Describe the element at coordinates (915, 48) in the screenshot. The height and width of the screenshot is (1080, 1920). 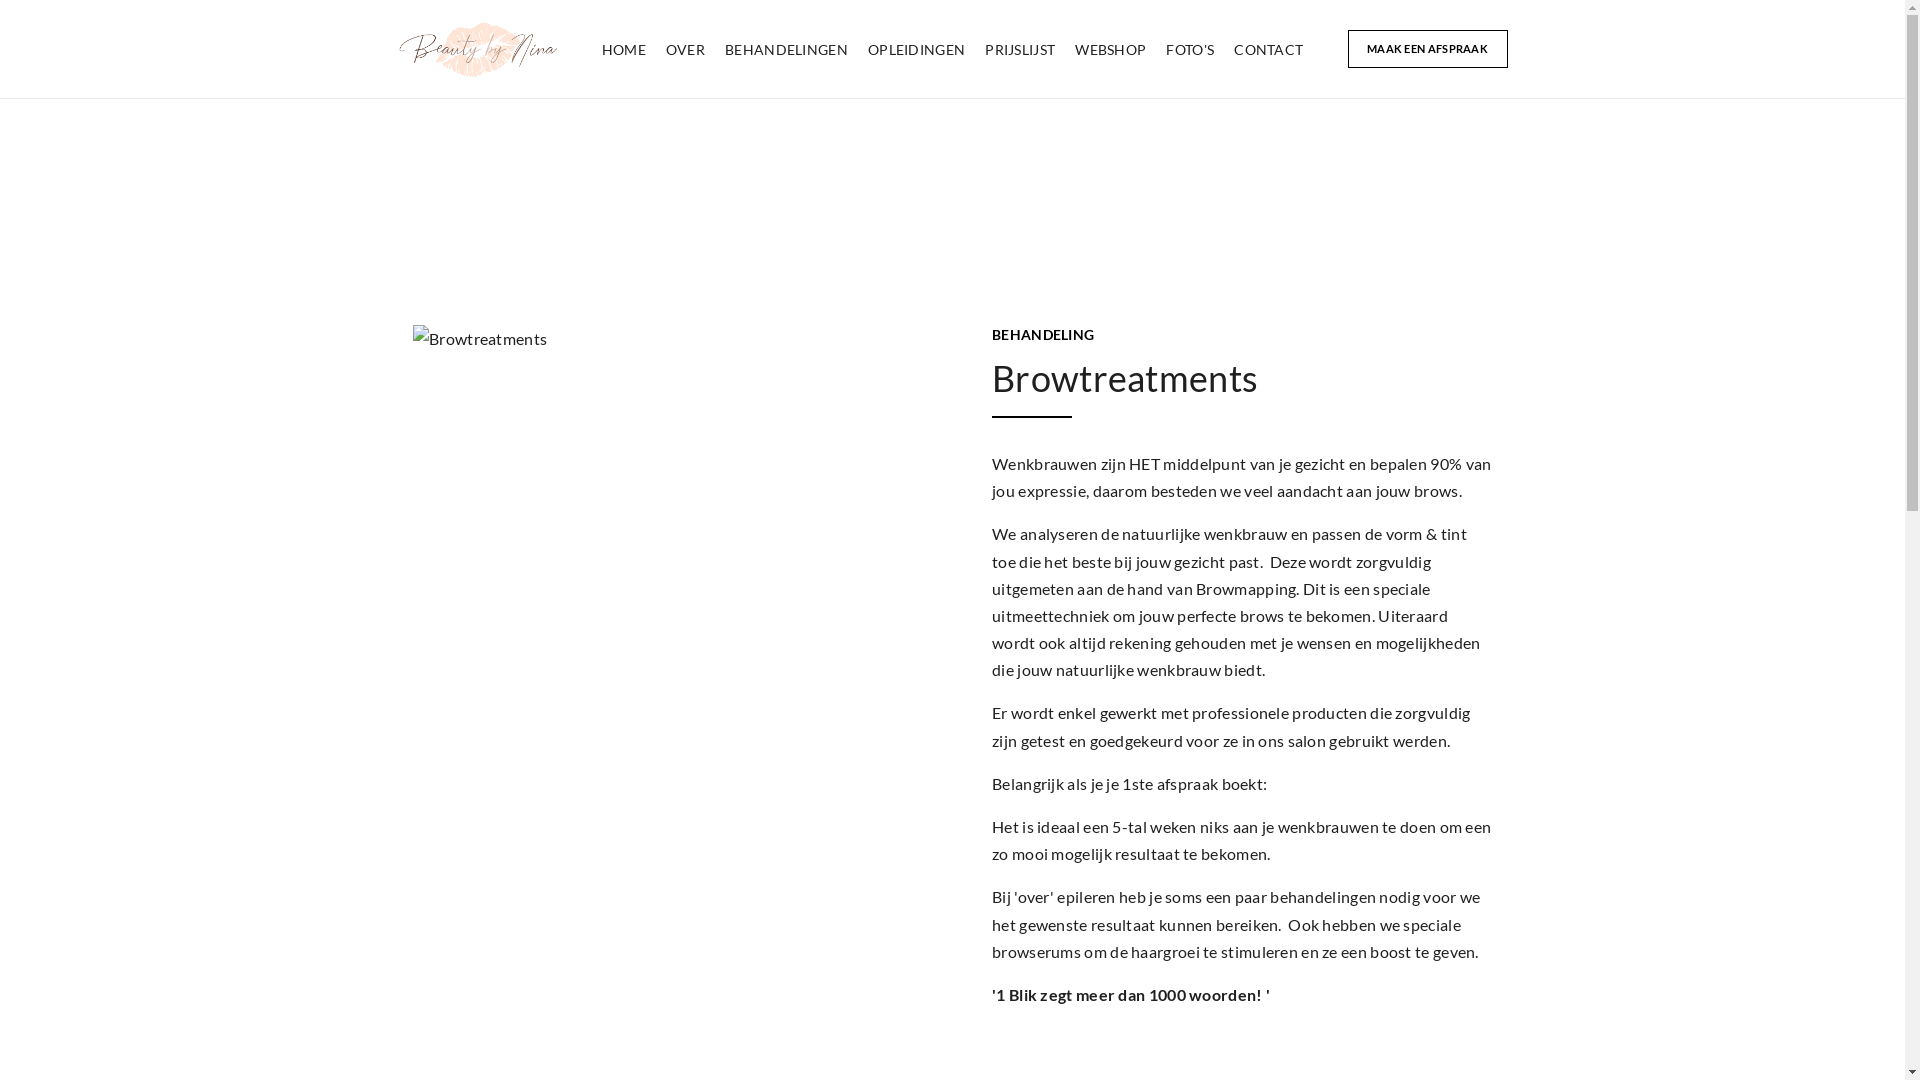
I see `'OPLEIDINGEN'` at that location.